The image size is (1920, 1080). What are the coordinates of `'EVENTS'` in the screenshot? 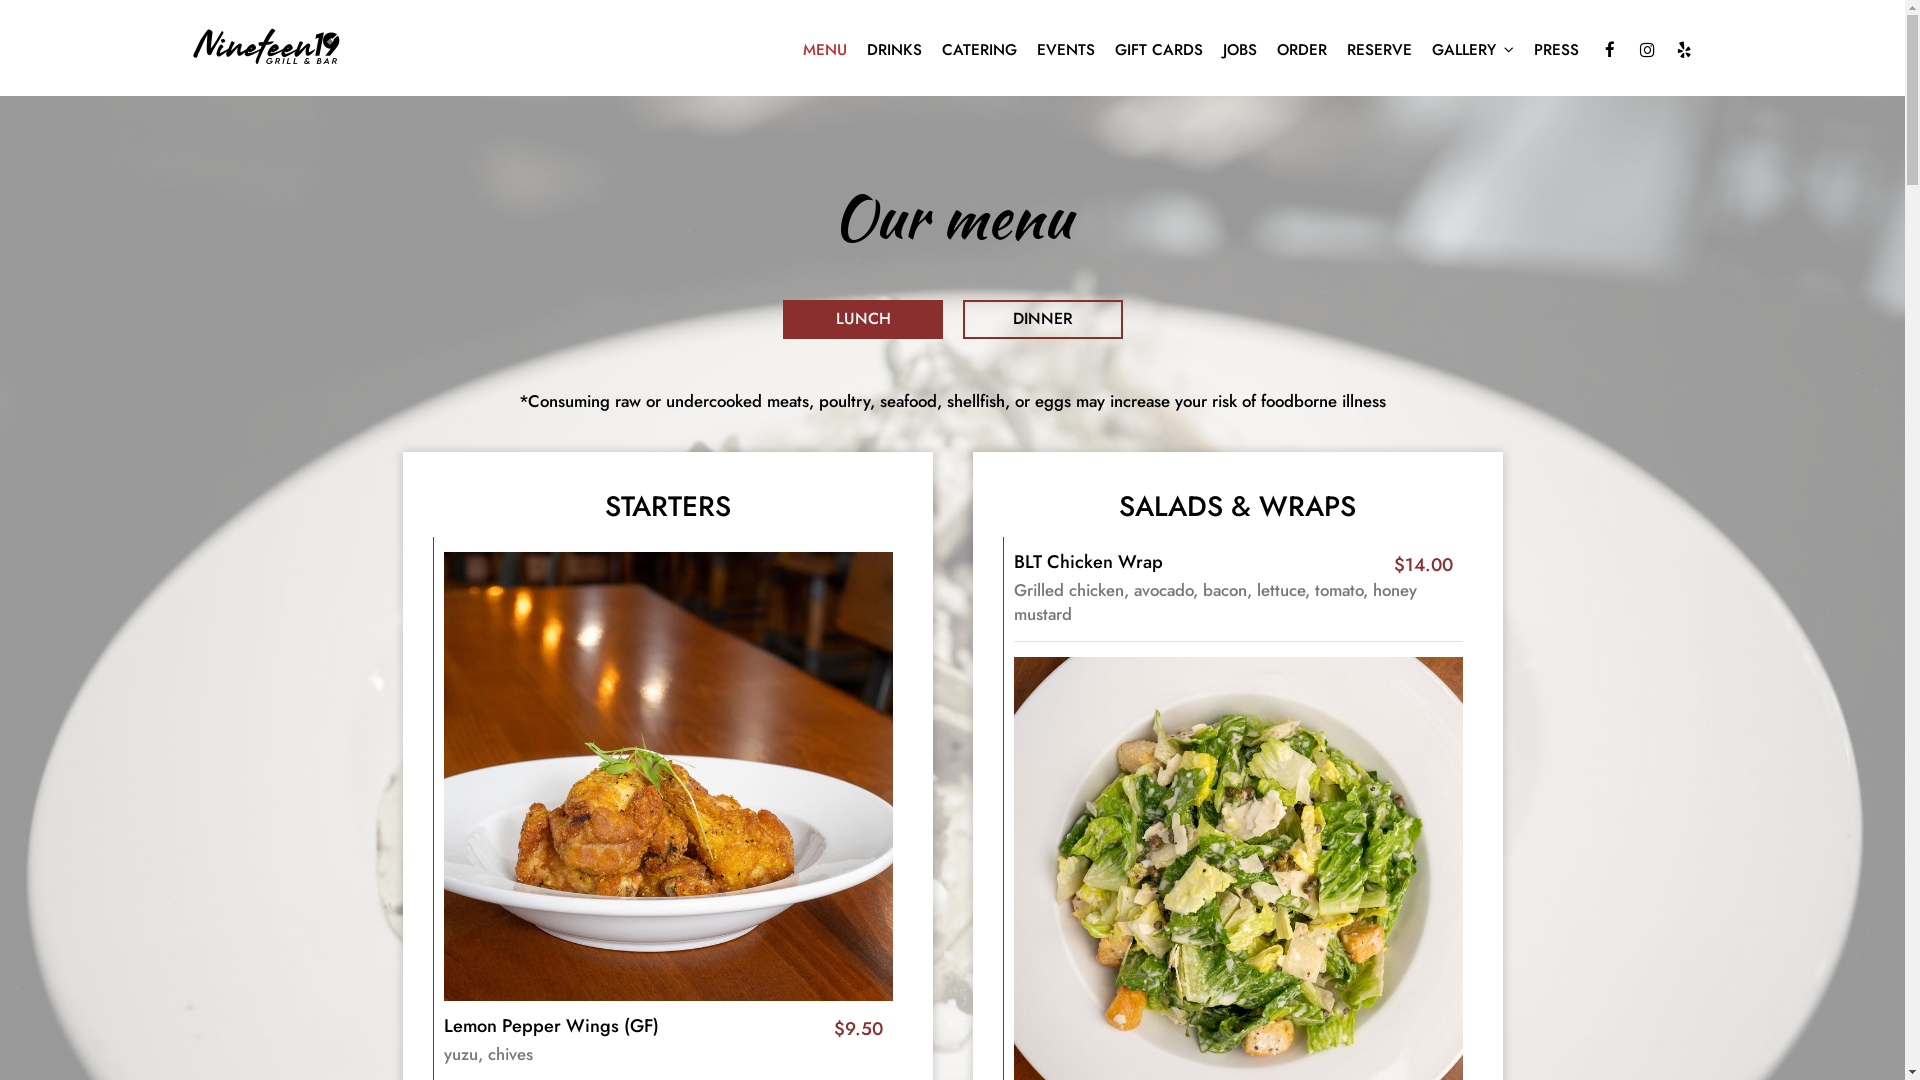 It's located at (1064, 49).